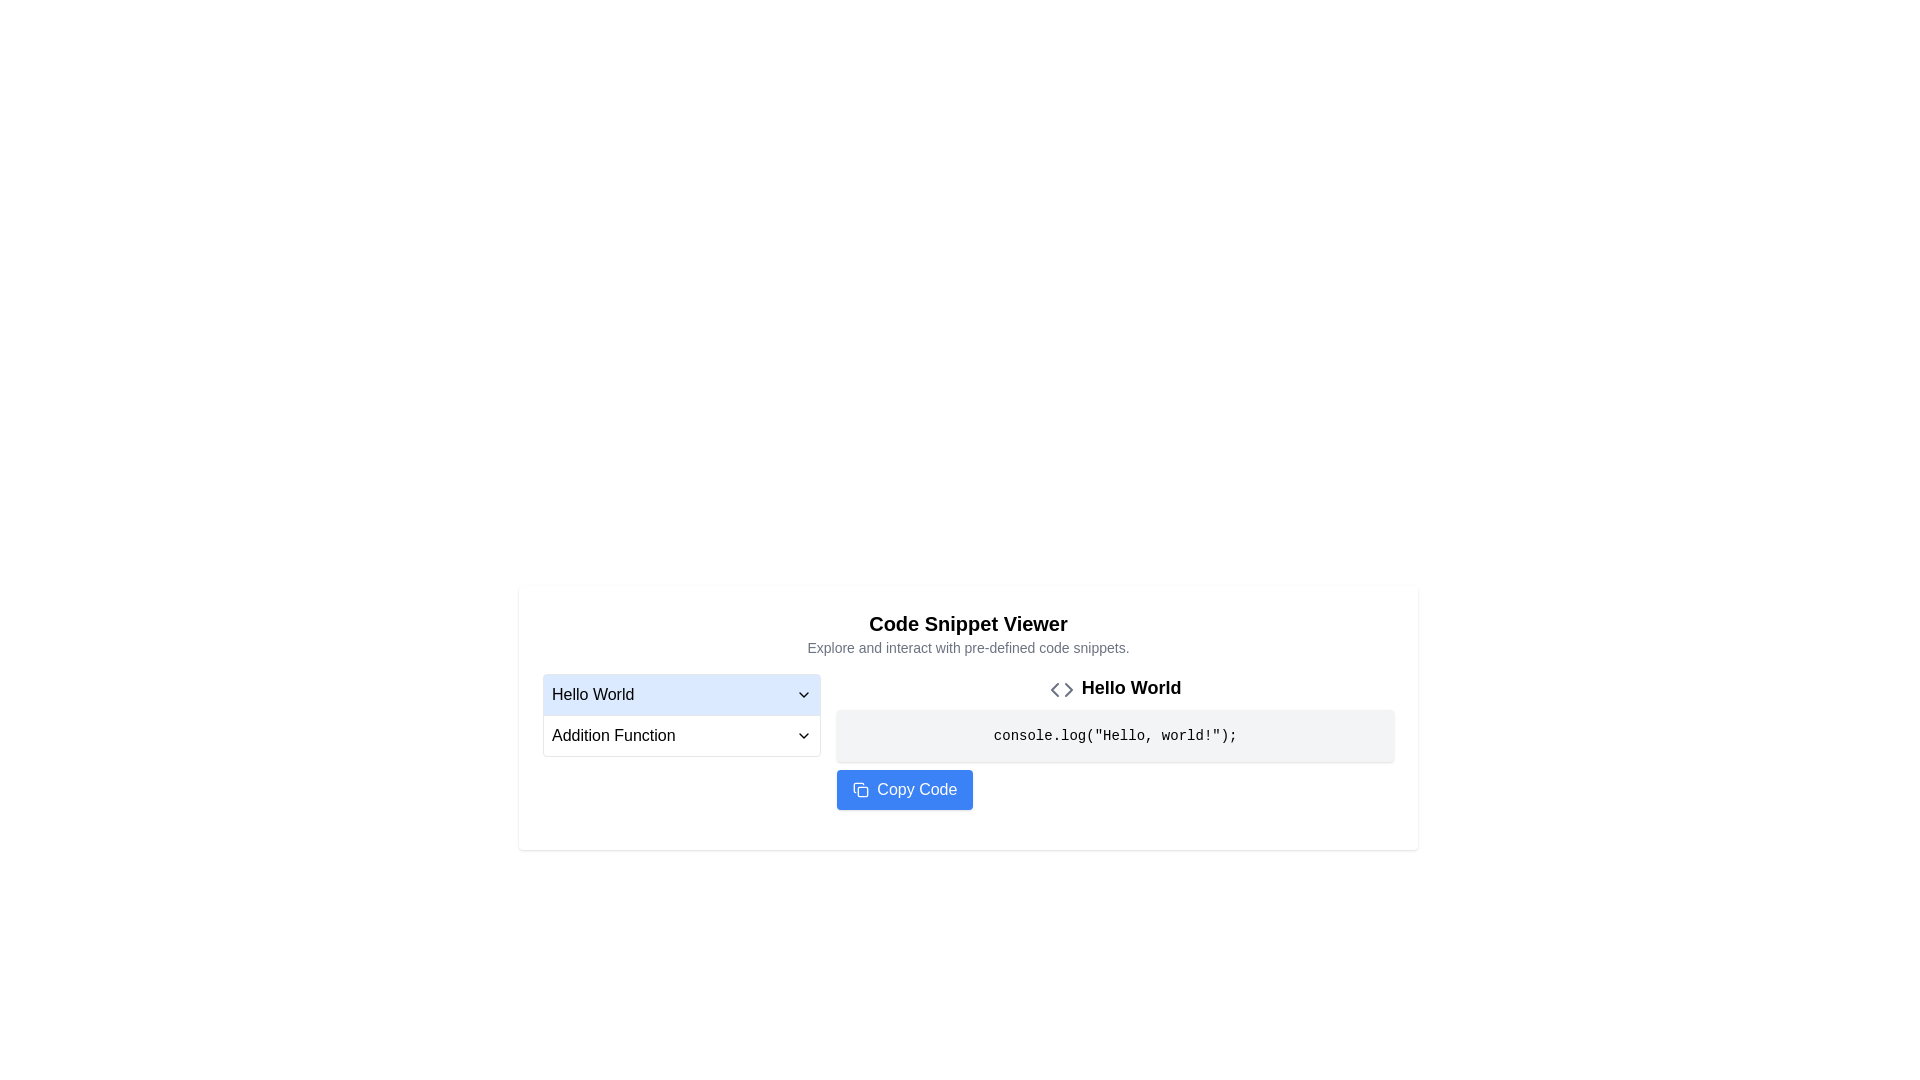 The width and height of the screenshot is (1920, 1080). I want to click on the first row in the dropdown list to interact with it, which may reveal further options or trigger a specific action, so click(682, 693).